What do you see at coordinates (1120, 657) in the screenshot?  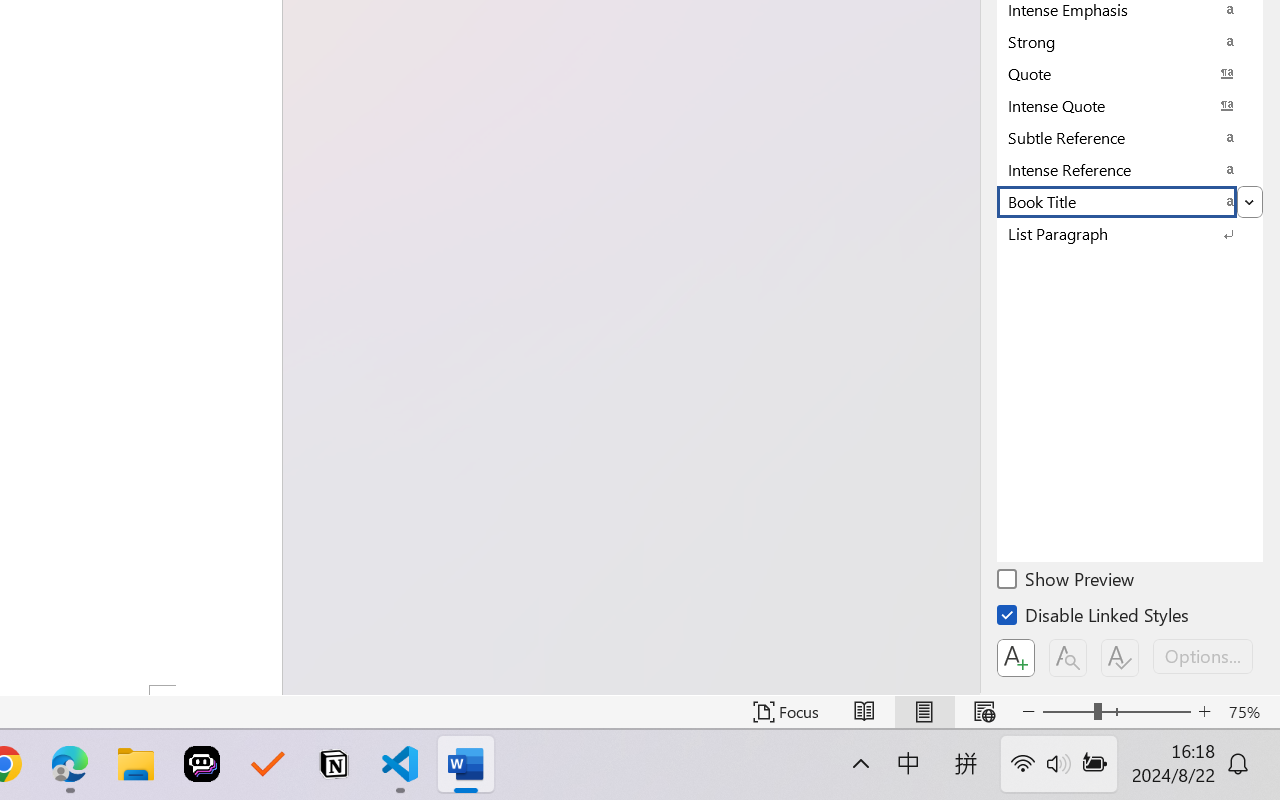 I see `'Class: NetUIButton'` at bounding box center [1120, 657].